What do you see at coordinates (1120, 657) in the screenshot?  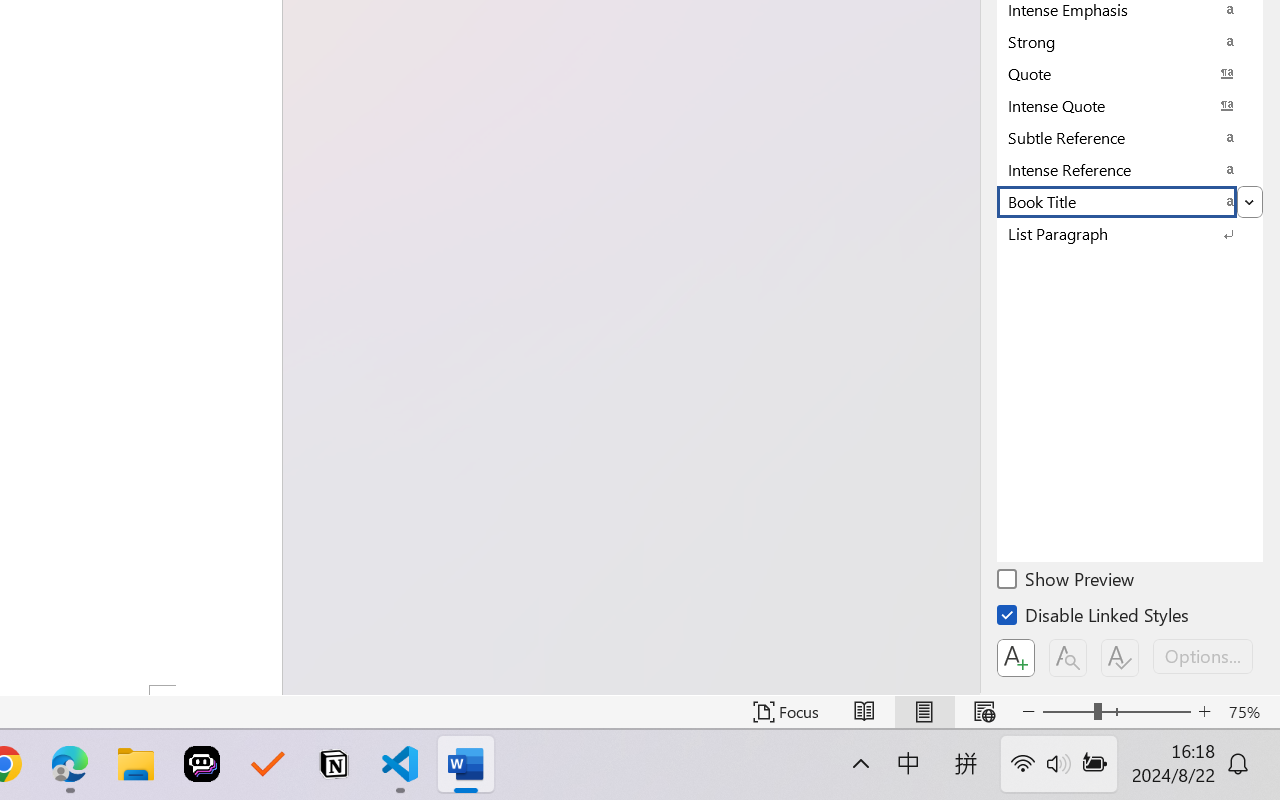 I see `'Class: NetUIButton'` at bounding box center [1120, 657].